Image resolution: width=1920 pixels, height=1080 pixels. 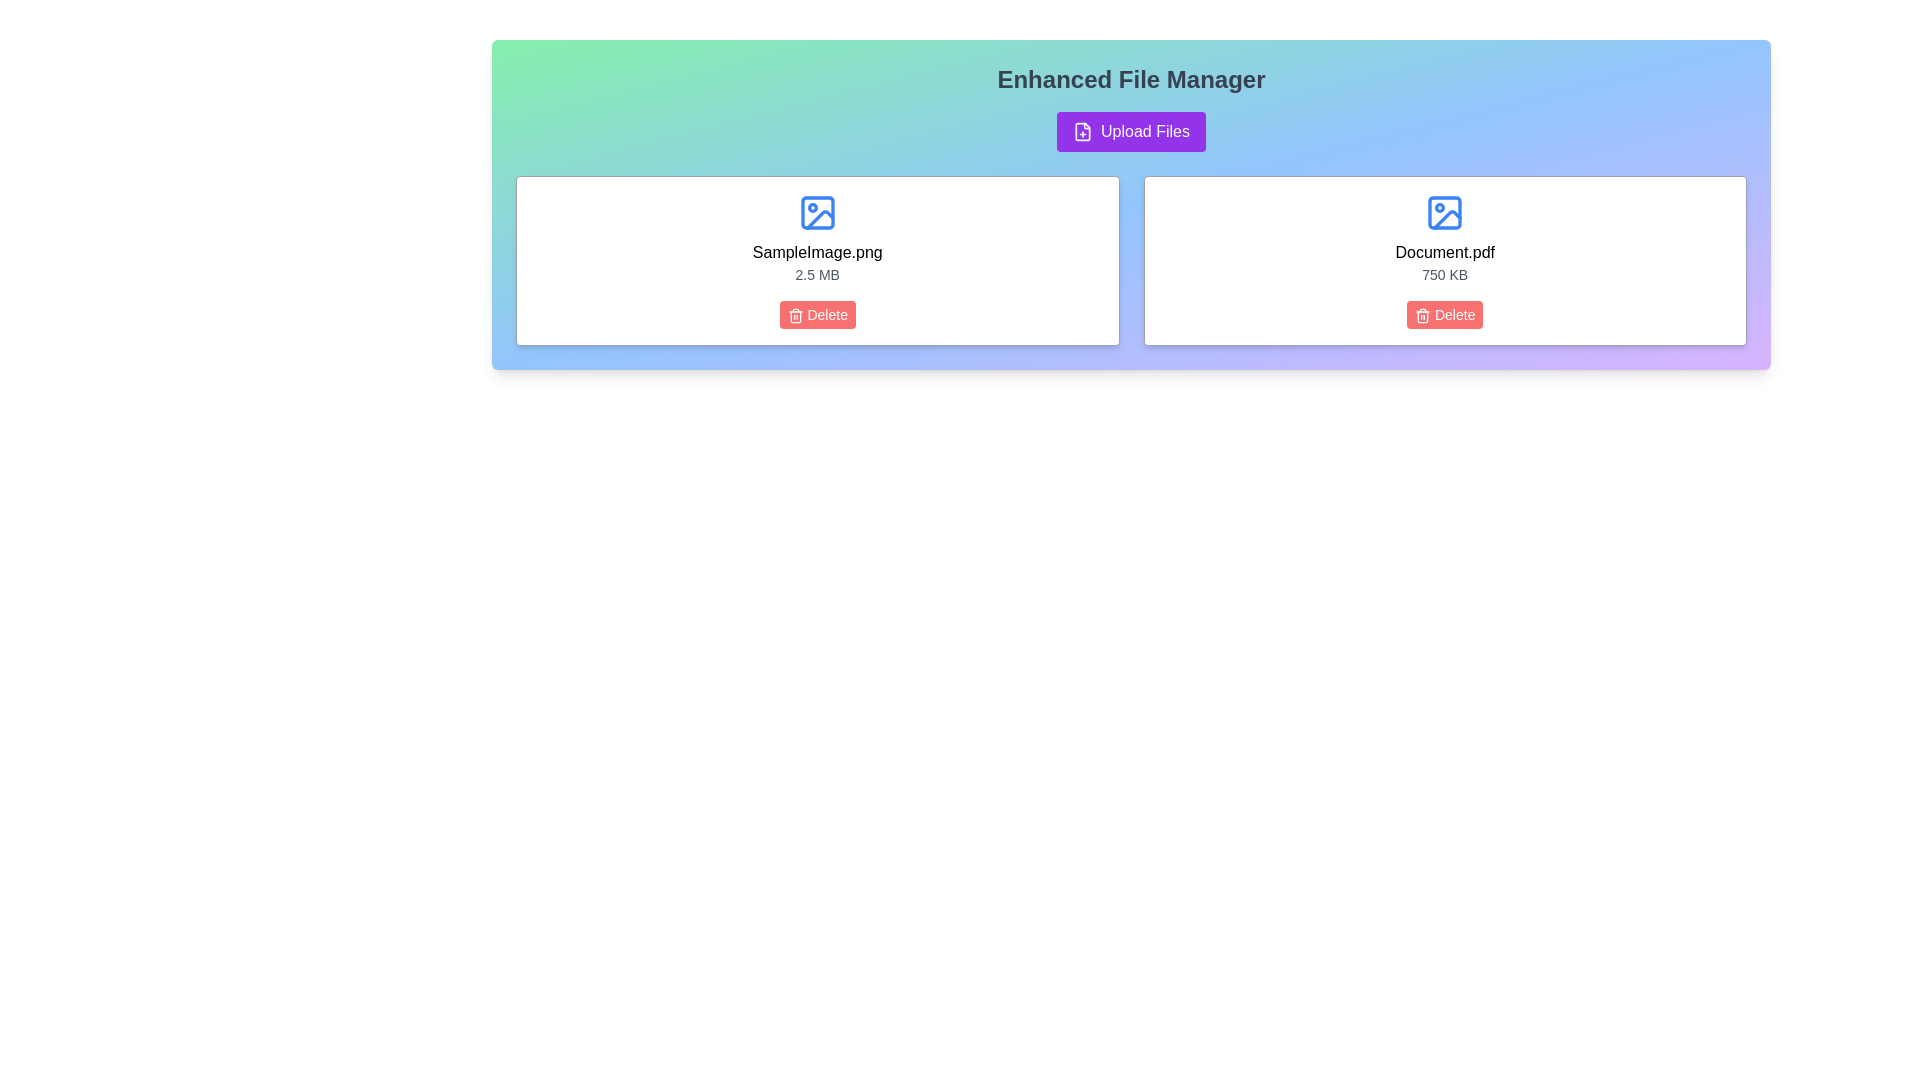 What do you see at coordinates (1082, 131) in the screenshot?
I see `the SVG icon shaped like a document with a plus sign, which is located to the left of the 'Upload Files' text within the 'Upload Files' button under the 'Enhanced File Manager' header` at bounding box center [1082, 131].